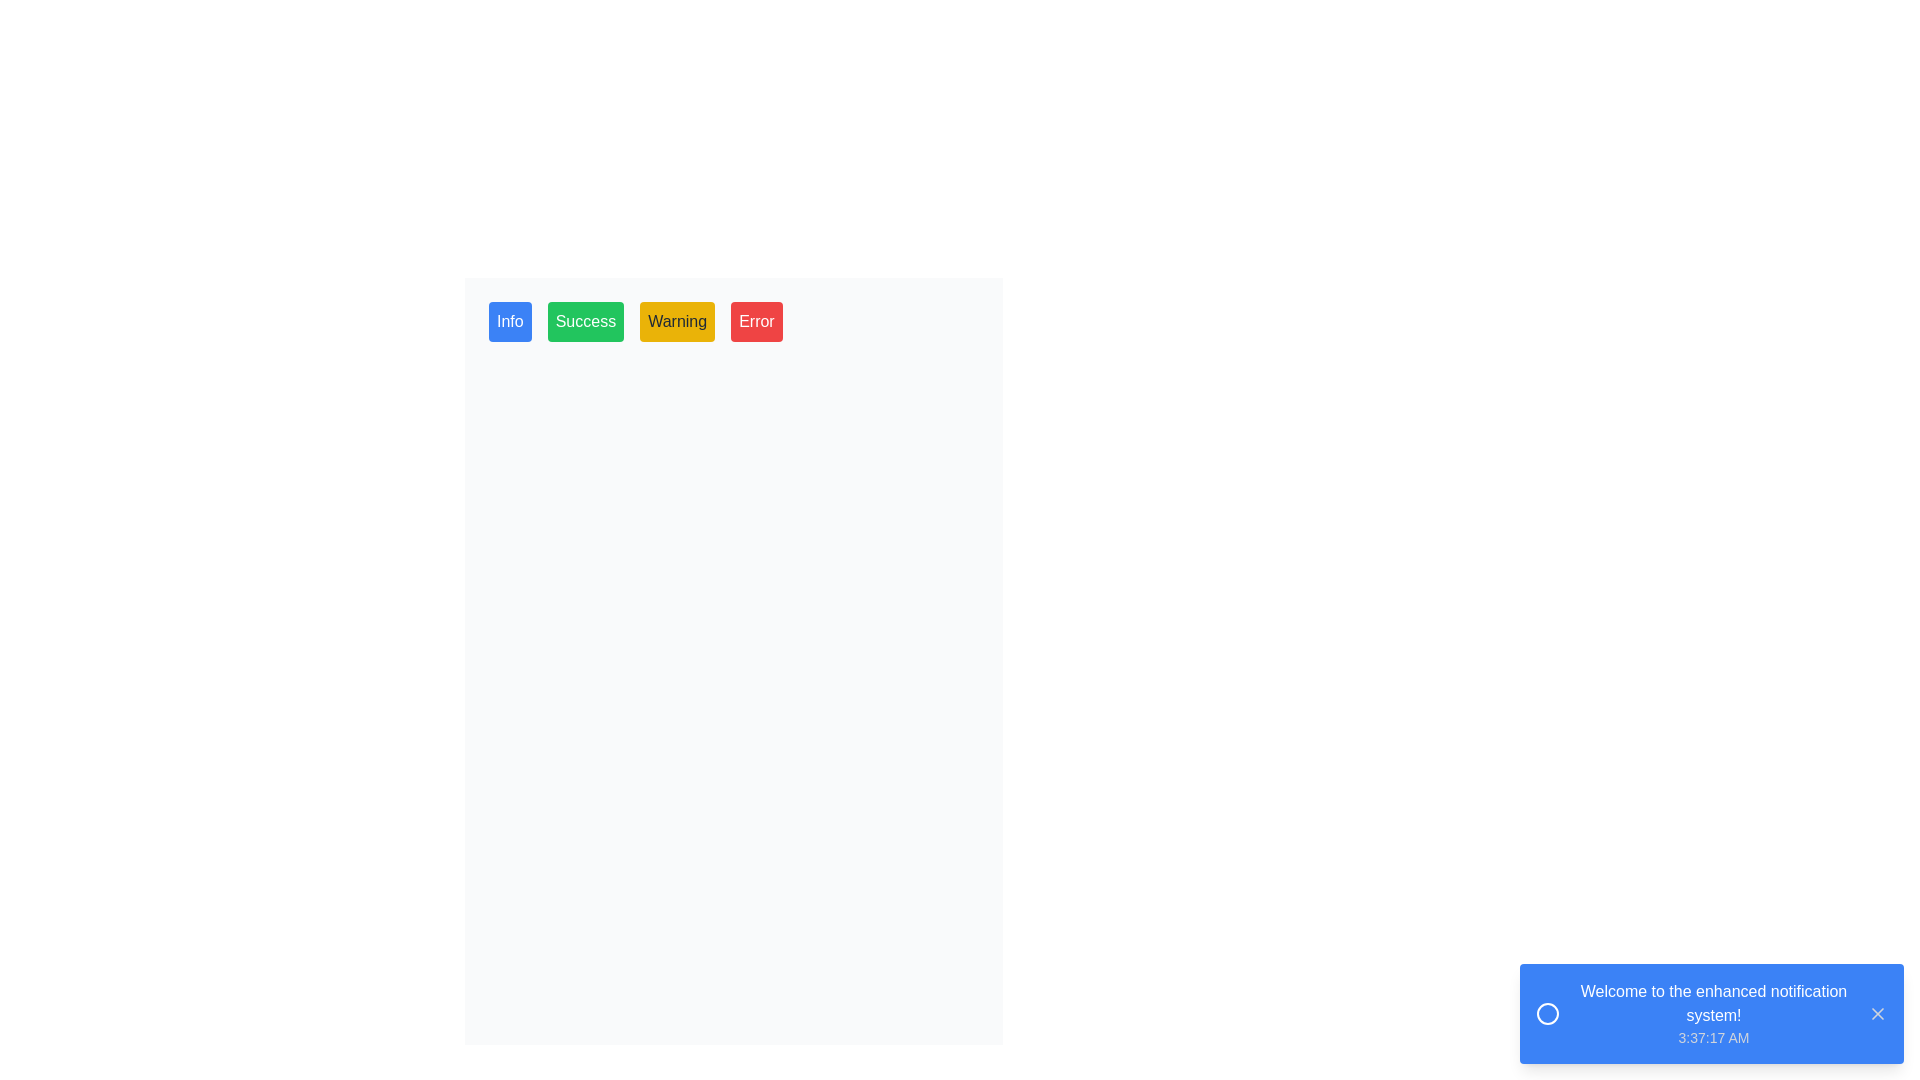 The height and width of the screenshot is (1080, 1920). What do you see at coordinates (1712, 1014) in the screenshot?
I see `the text block displaying 'Welcome to the enhanced notification system!' and '3:37:17 AM' within the blue rectangle notification box` at bounding box center [1712, 1014].